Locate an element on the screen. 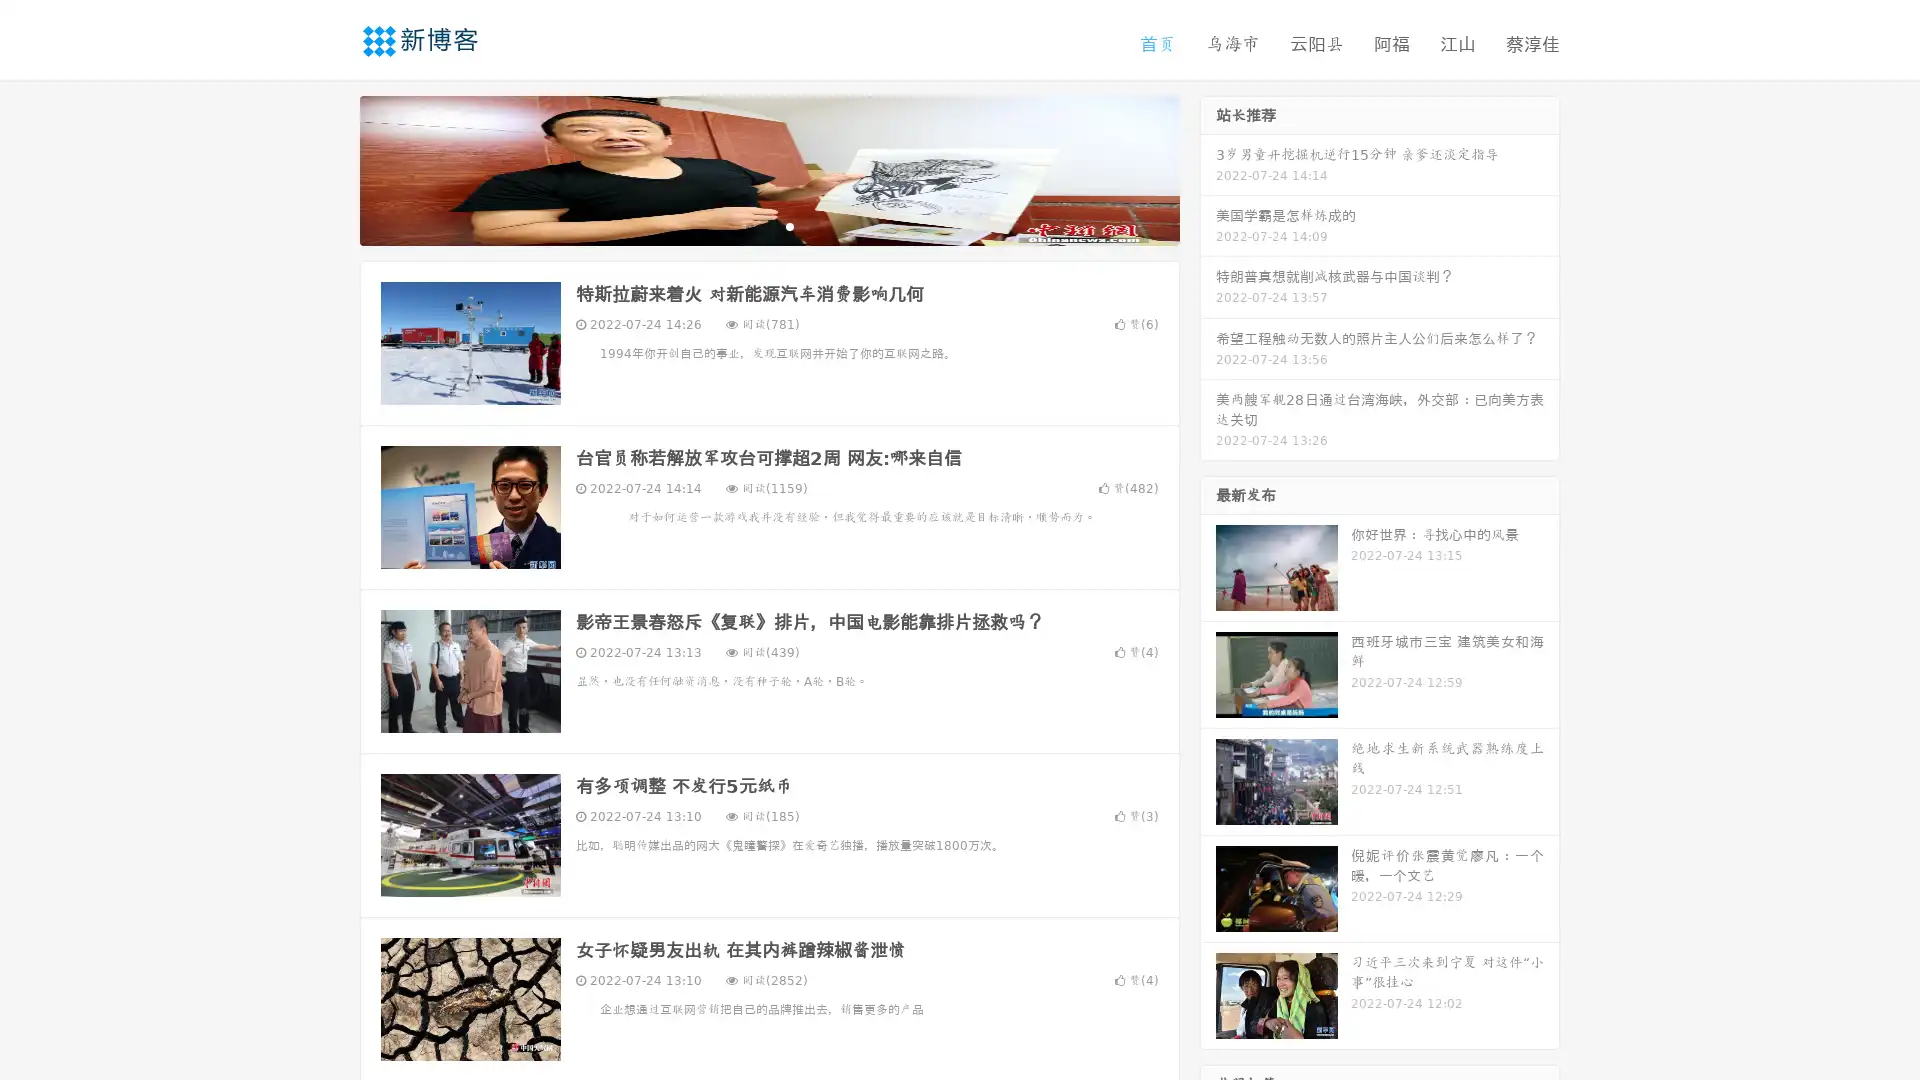 The height and width of the screenshot is (1080, 1920). Next slide is located at coordinates (1208, 168).